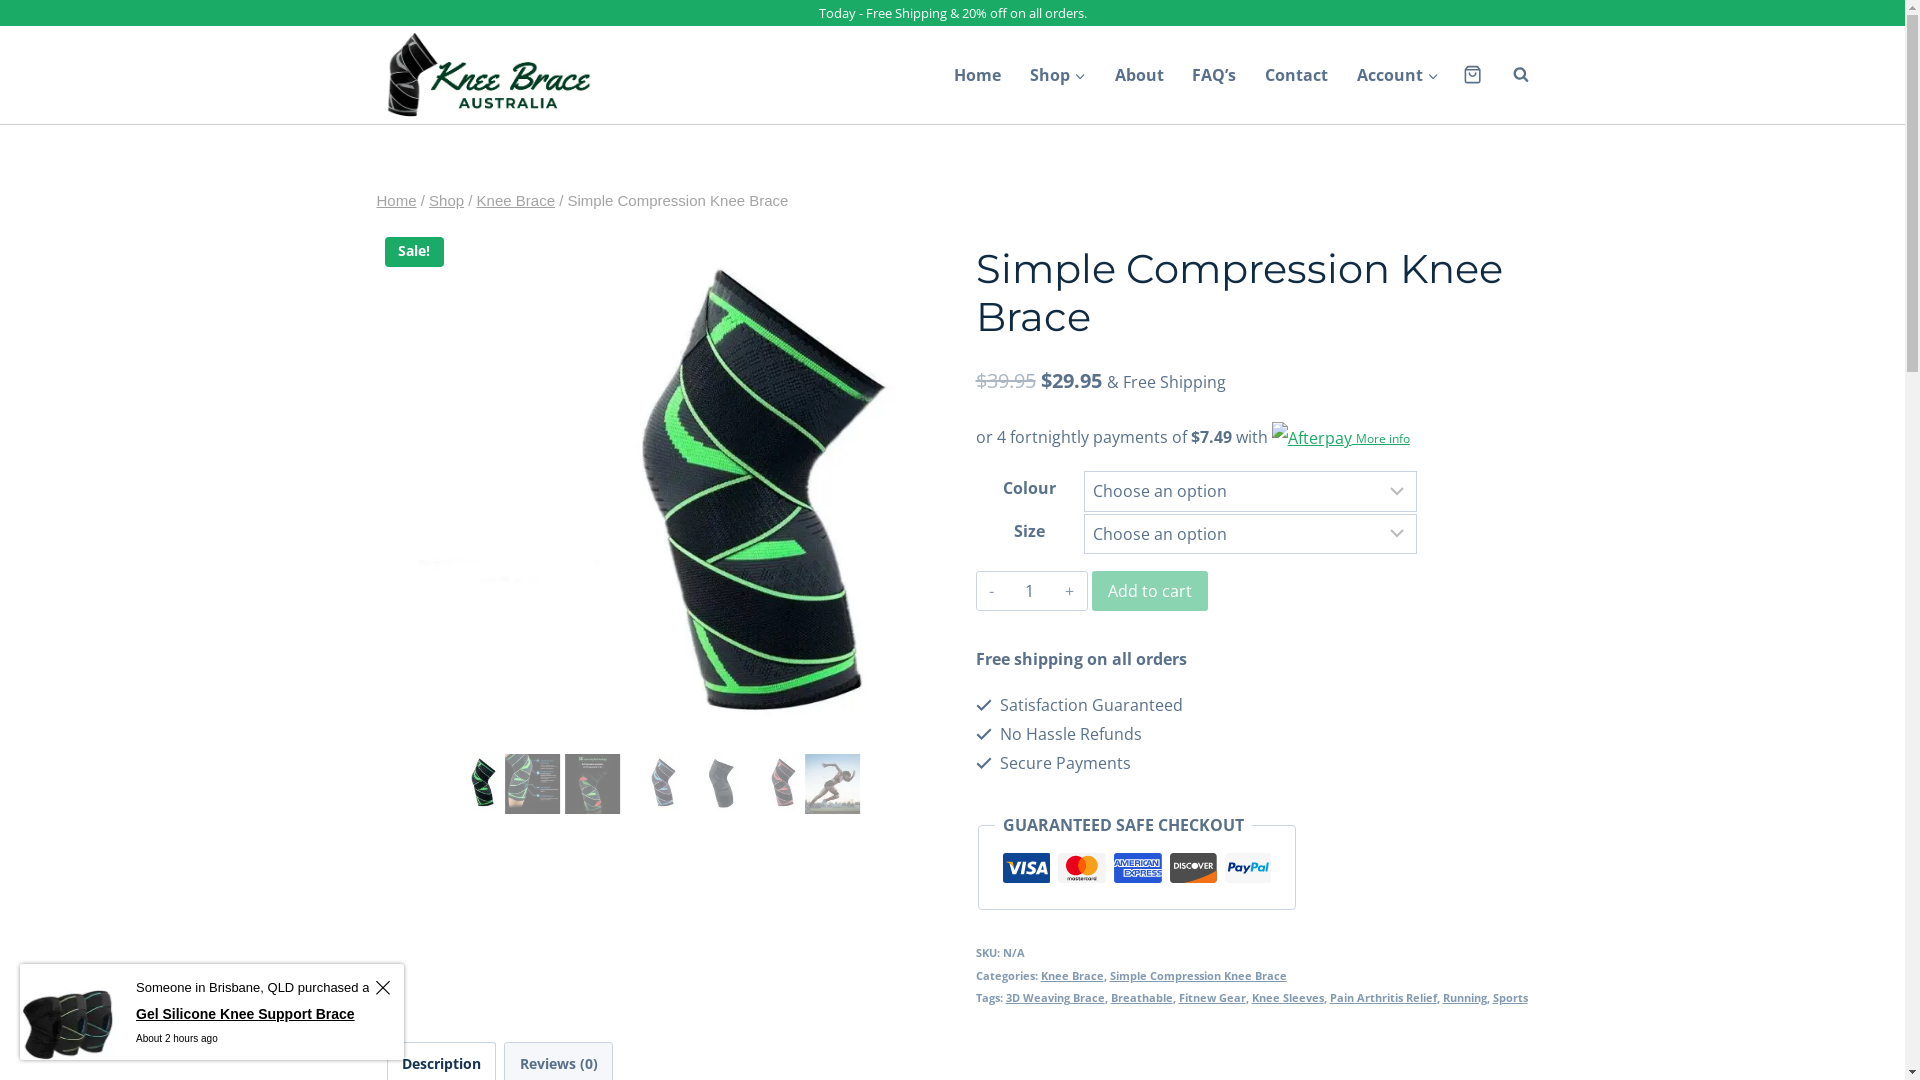 This screenshot has width=1920, height=1080. Describe the element at coordinates (1296, 73) in the screenshot. I see `'Contact'` at that location.